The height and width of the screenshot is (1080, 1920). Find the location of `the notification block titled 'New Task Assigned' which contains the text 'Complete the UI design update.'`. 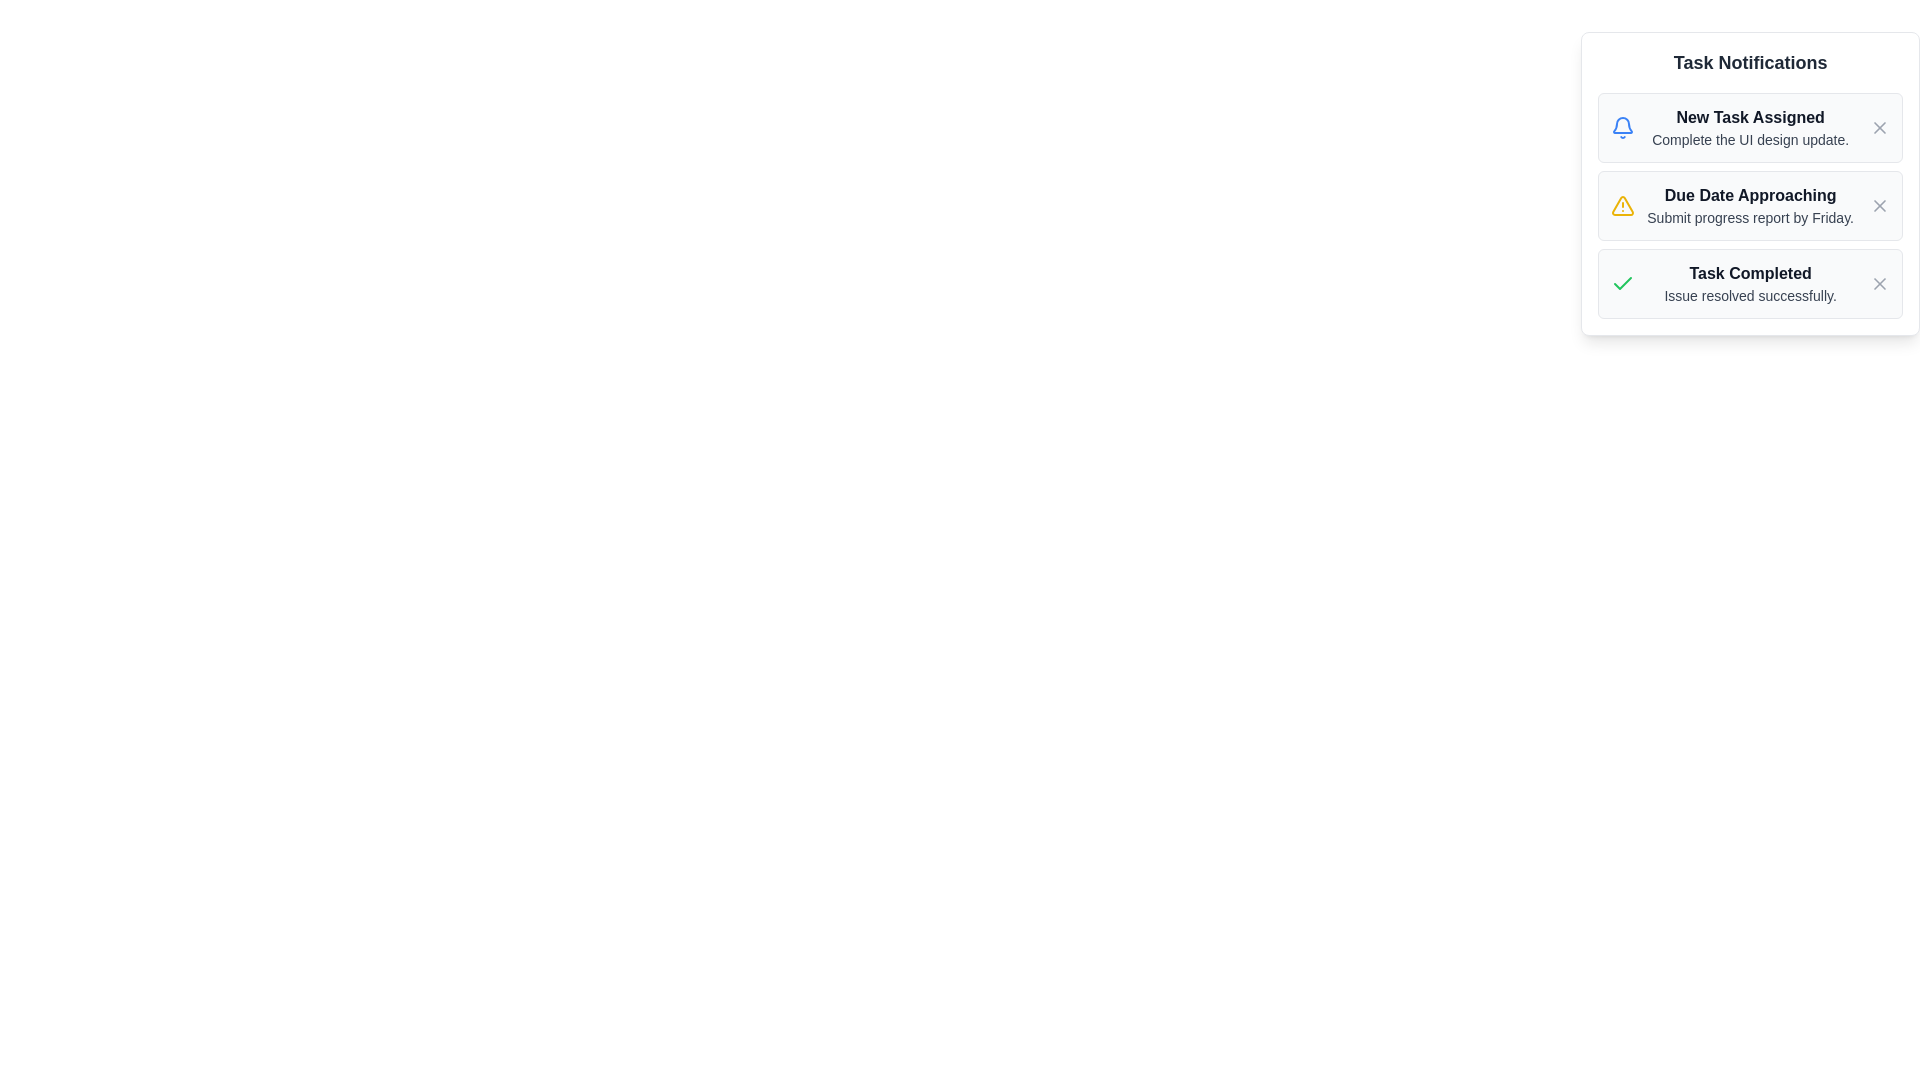

the notification block titled 'New Task Assigned' which contains the text 'Complete the UI design update.' is located at coordinates (1749, 127).